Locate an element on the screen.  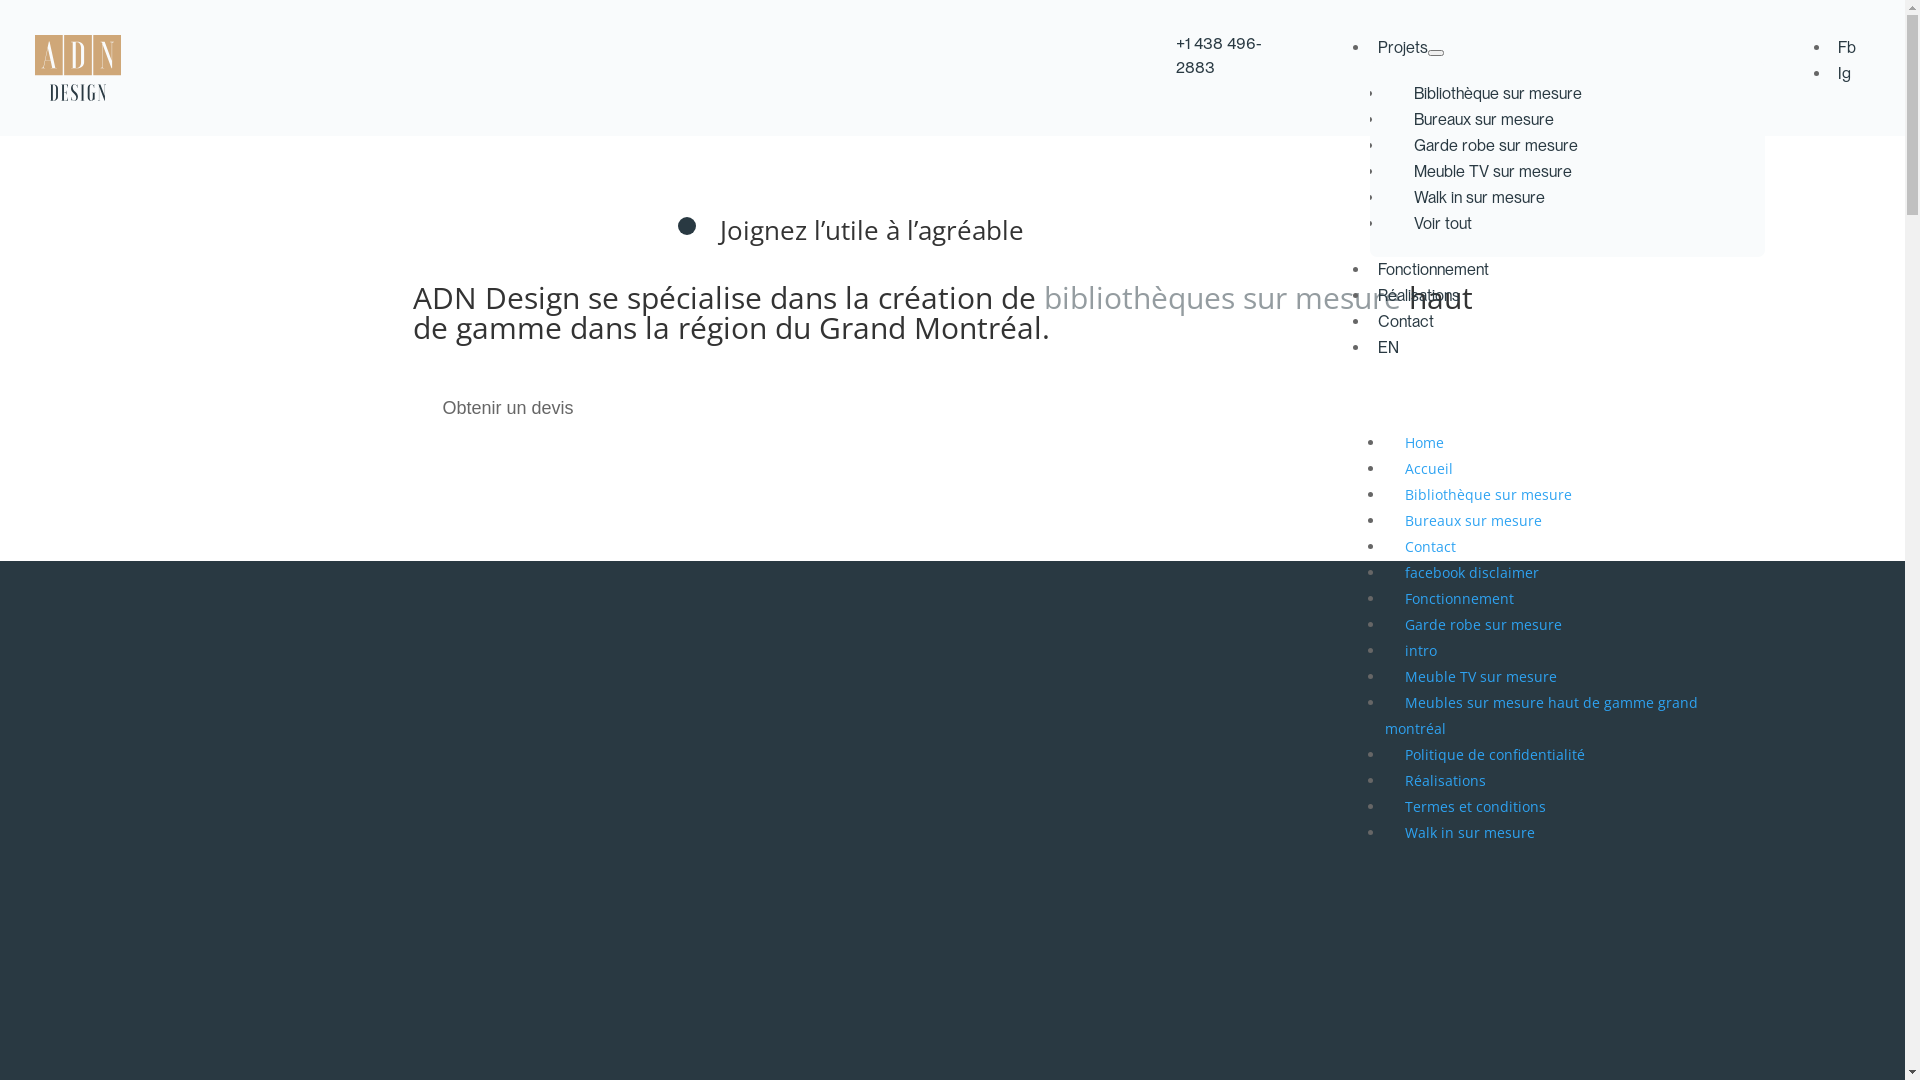
'Accueil' is located at coordinates (1428, 468).